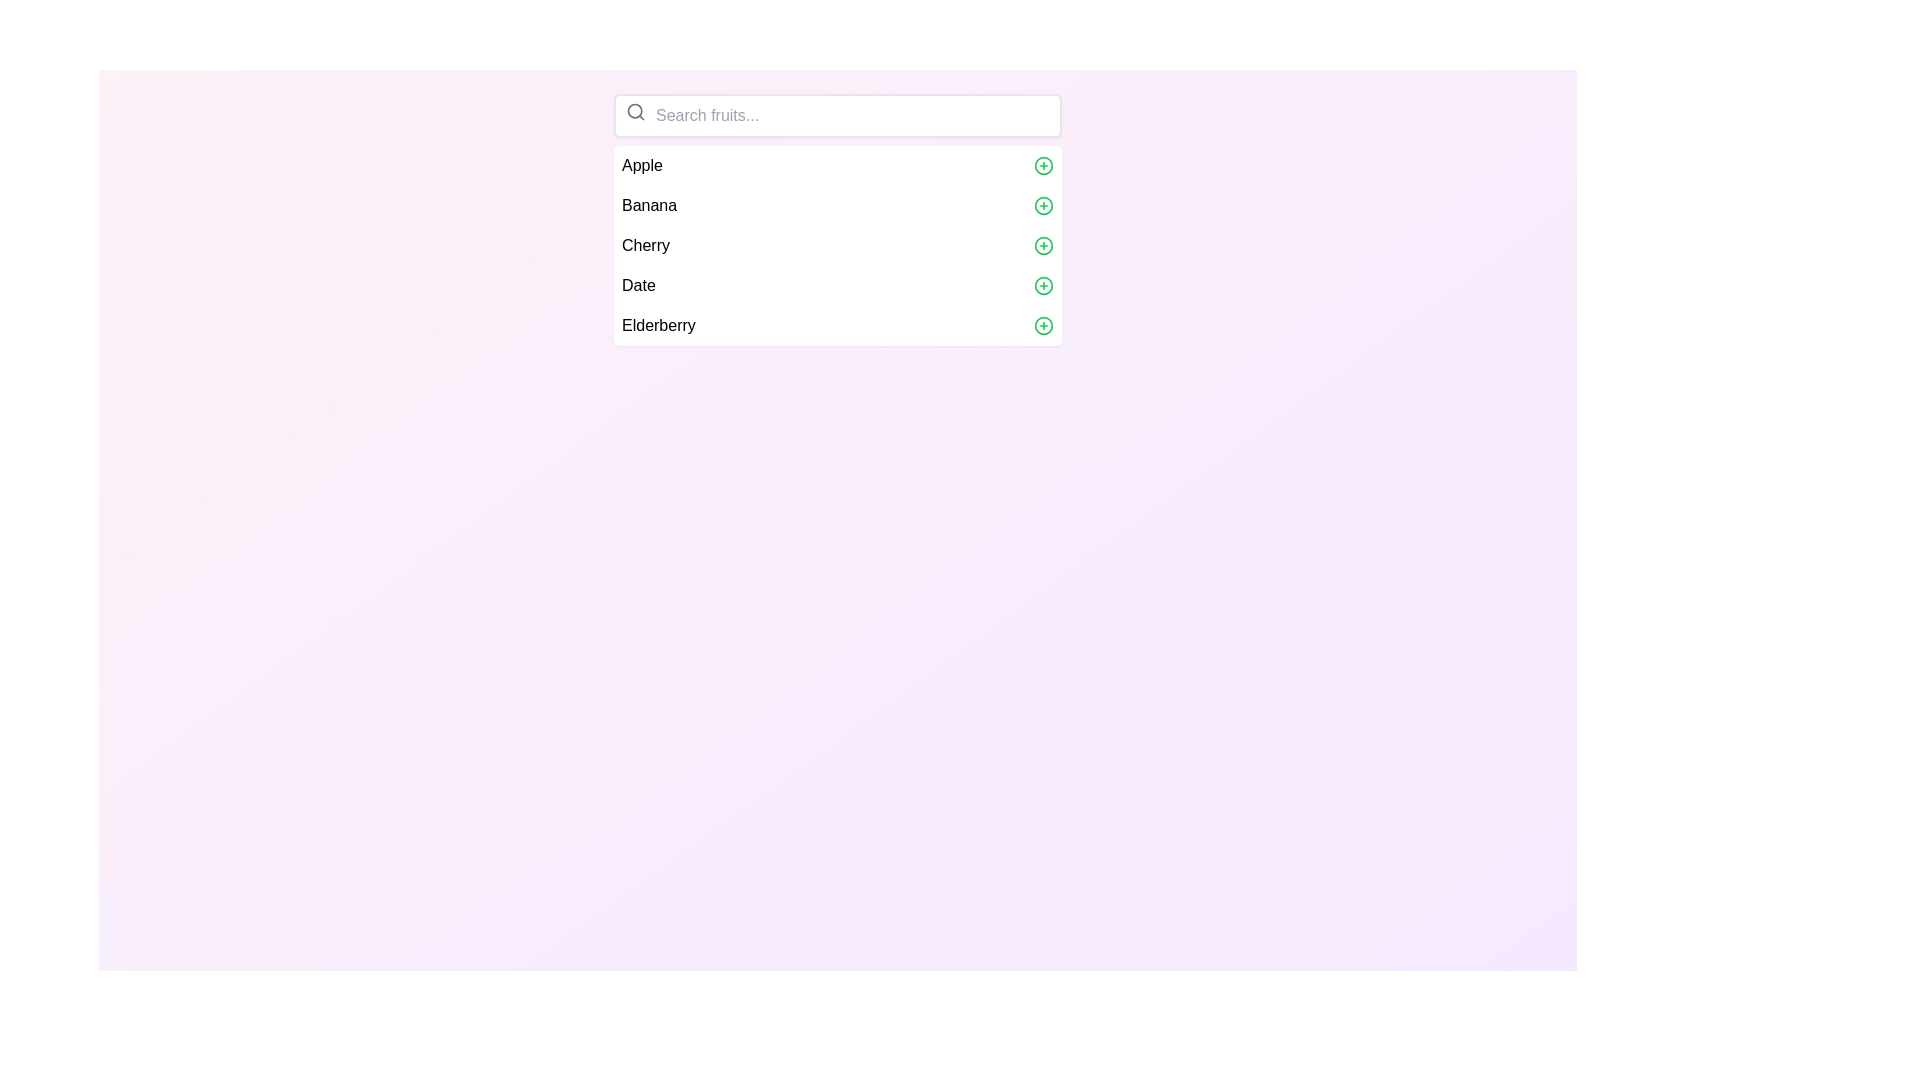  Describe the element at coordinates (1042, 164) in the screenshot. I see `the circular green-bordered button with a '+' symbol, located next to the text 'Apple'` at that location.